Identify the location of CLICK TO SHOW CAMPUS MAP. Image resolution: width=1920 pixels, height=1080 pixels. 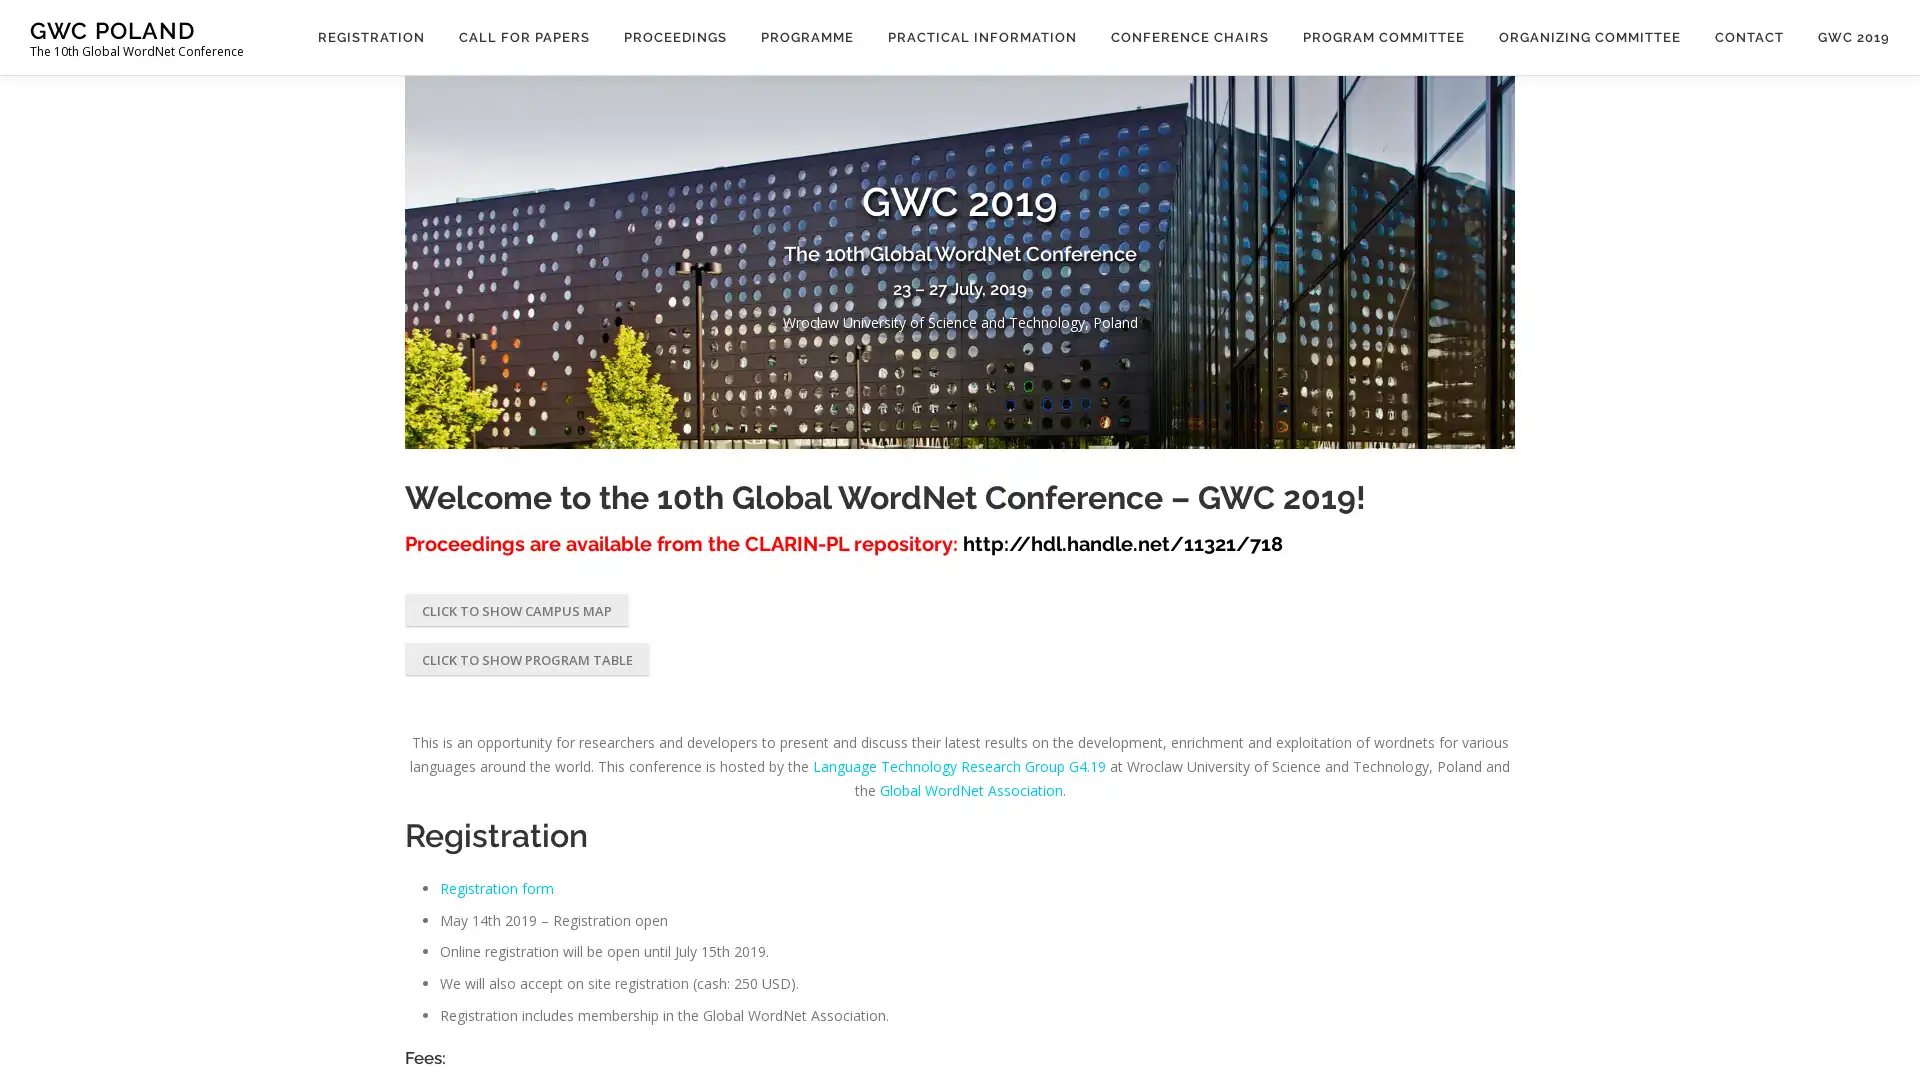
(517, 608).